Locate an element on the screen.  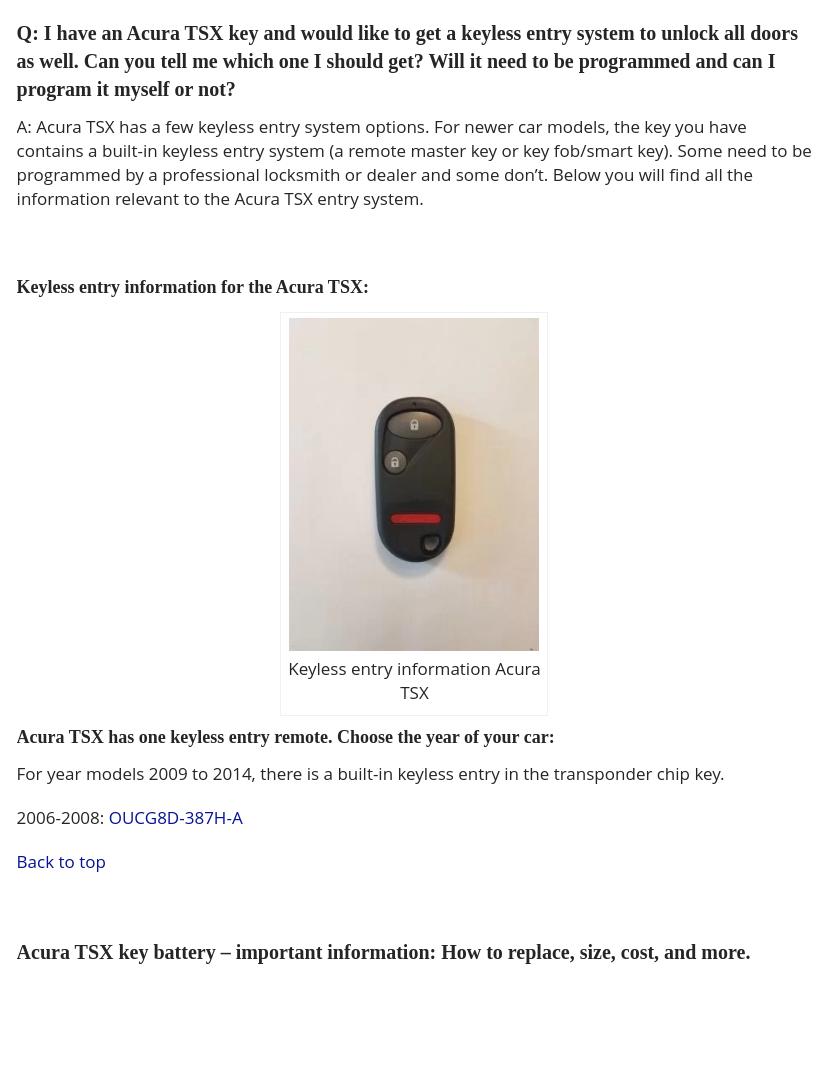
'here is a built-in keyless entry in the transponder chip key.' is located at coordinates (493, 772).